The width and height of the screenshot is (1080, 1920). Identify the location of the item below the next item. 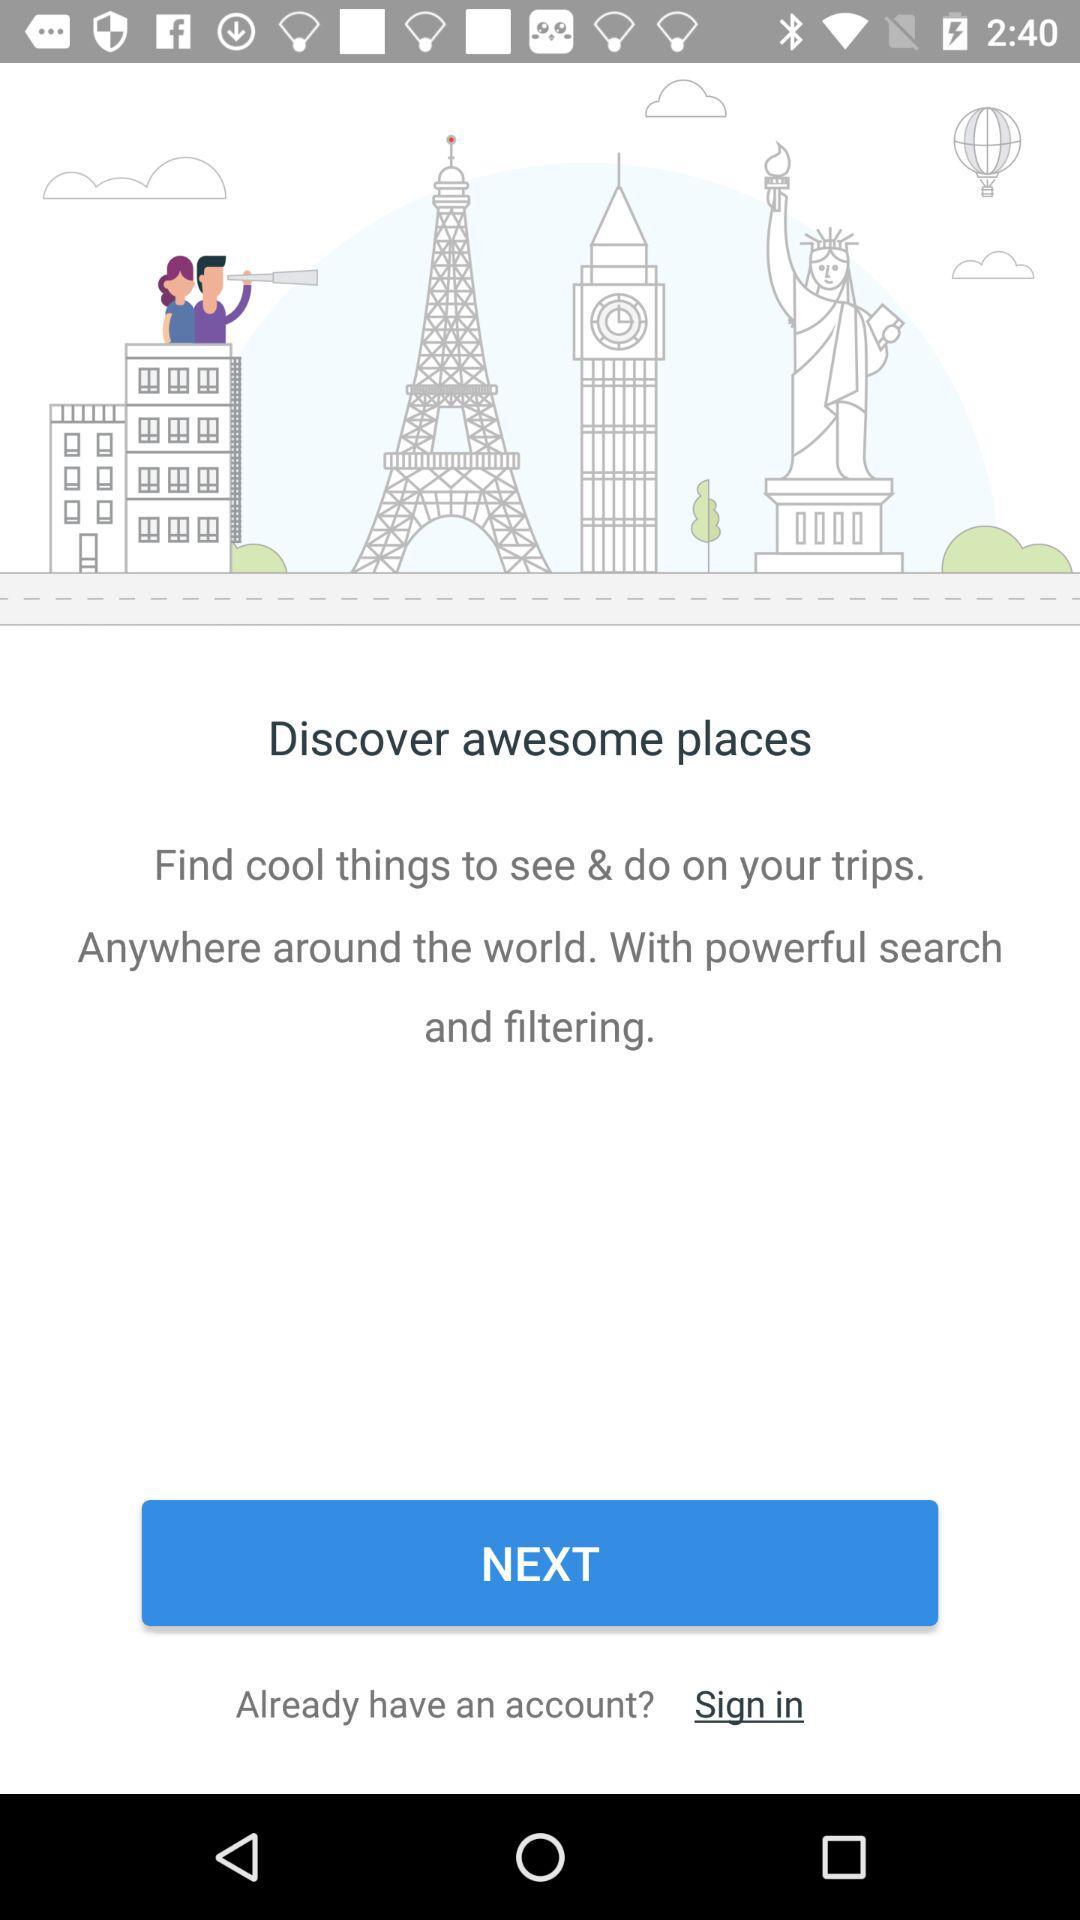
(749, 1702).